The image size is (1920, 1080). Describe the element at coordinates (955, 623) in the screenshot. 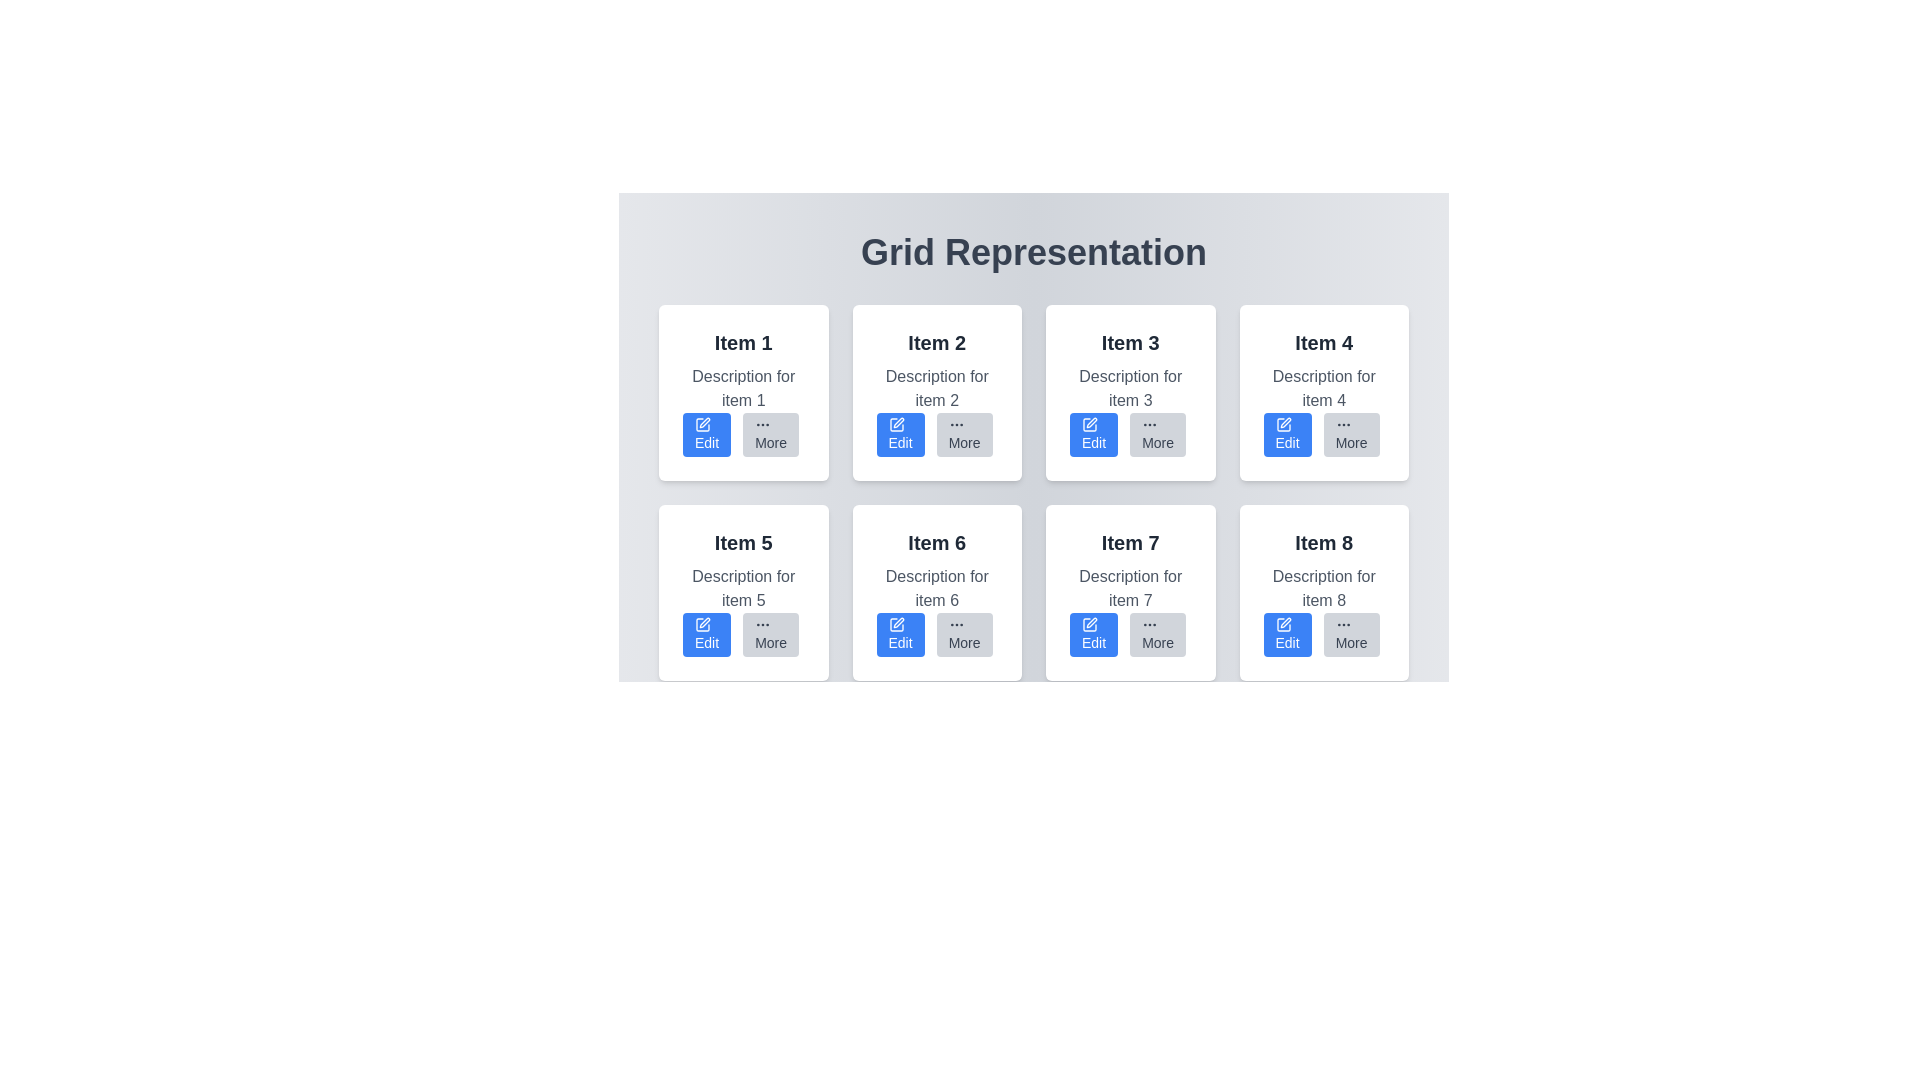

I see `the horizontal ellipsis icon located within the 'More' button at the bottom-right corner of the card representing 'Item 6'` at that location.